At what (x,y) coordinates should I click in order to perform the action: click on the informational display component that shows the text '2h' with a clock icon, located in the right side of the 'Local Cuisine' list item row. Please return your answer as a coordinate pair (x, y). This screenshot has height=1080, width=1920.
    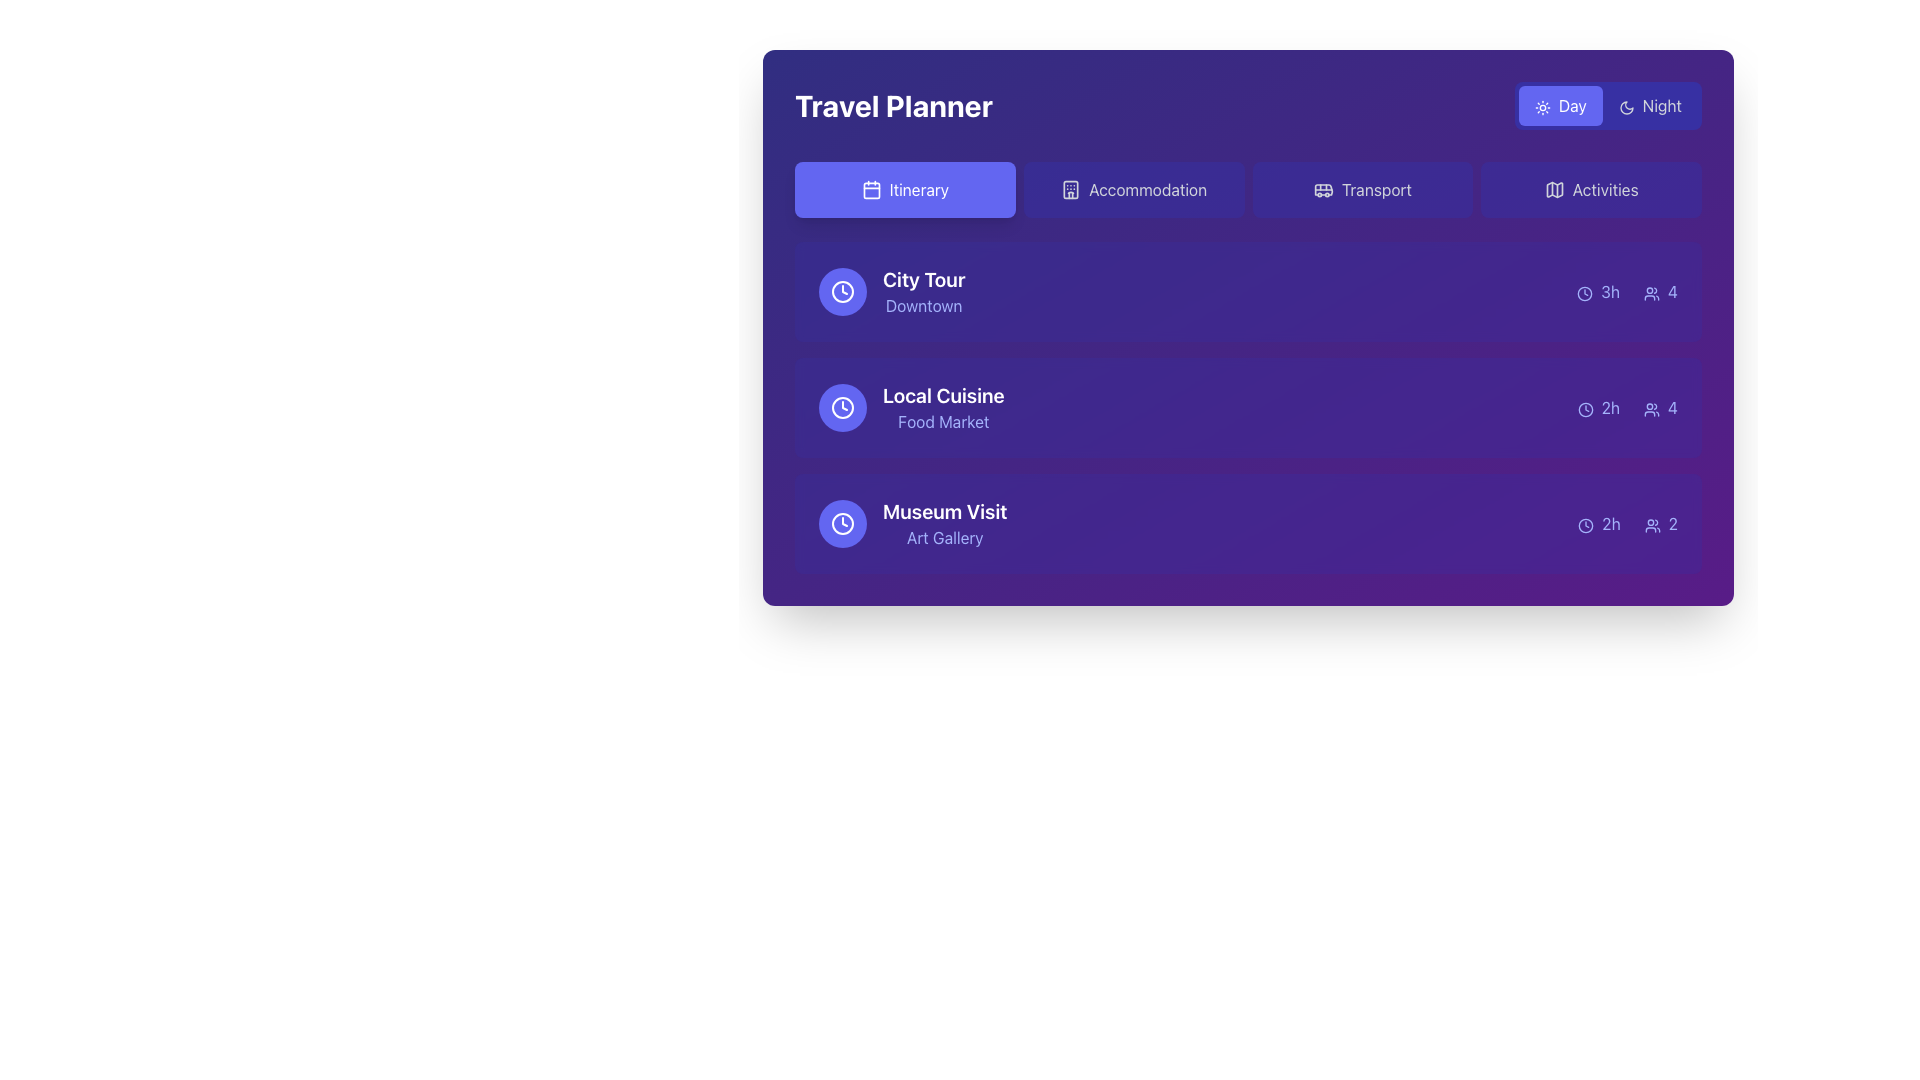
    Looking at the image, I should click on (1597, 407).